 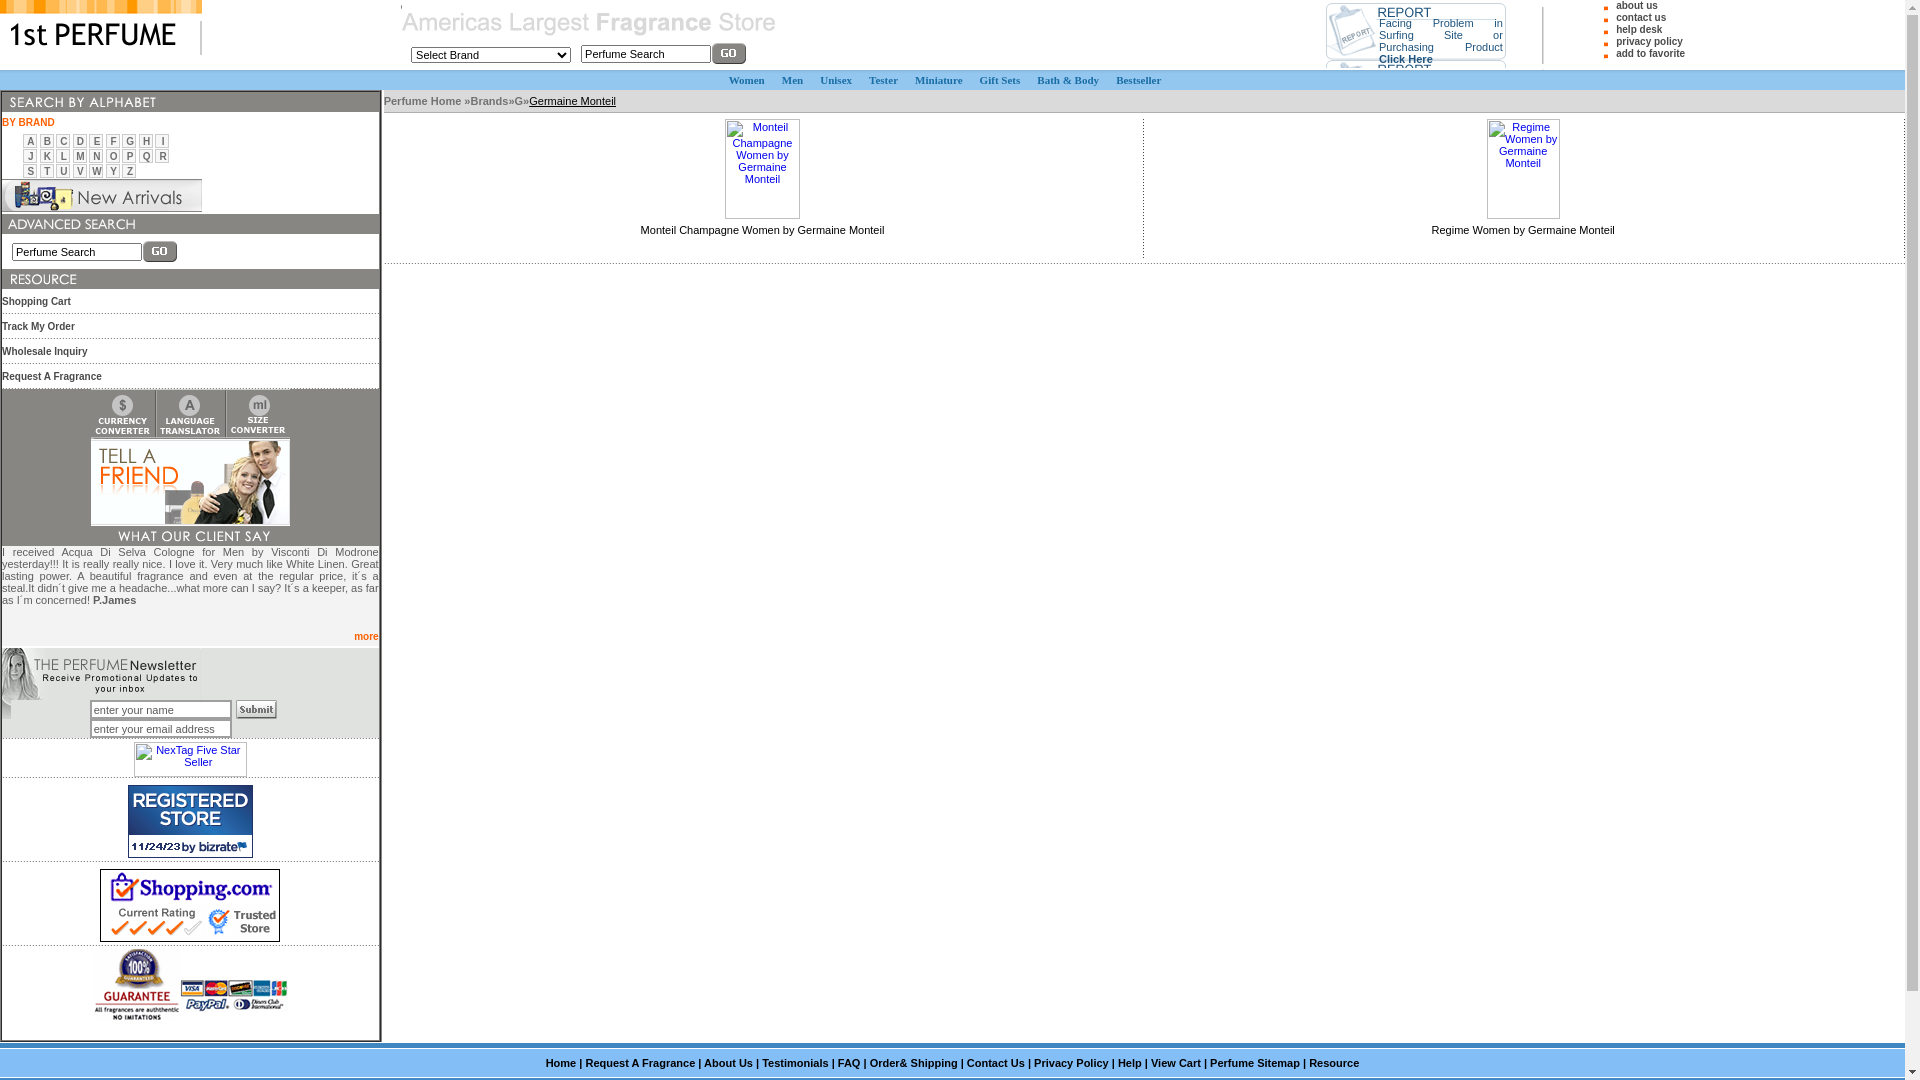 I want to click on 'Y', so click(x=112, y=170).